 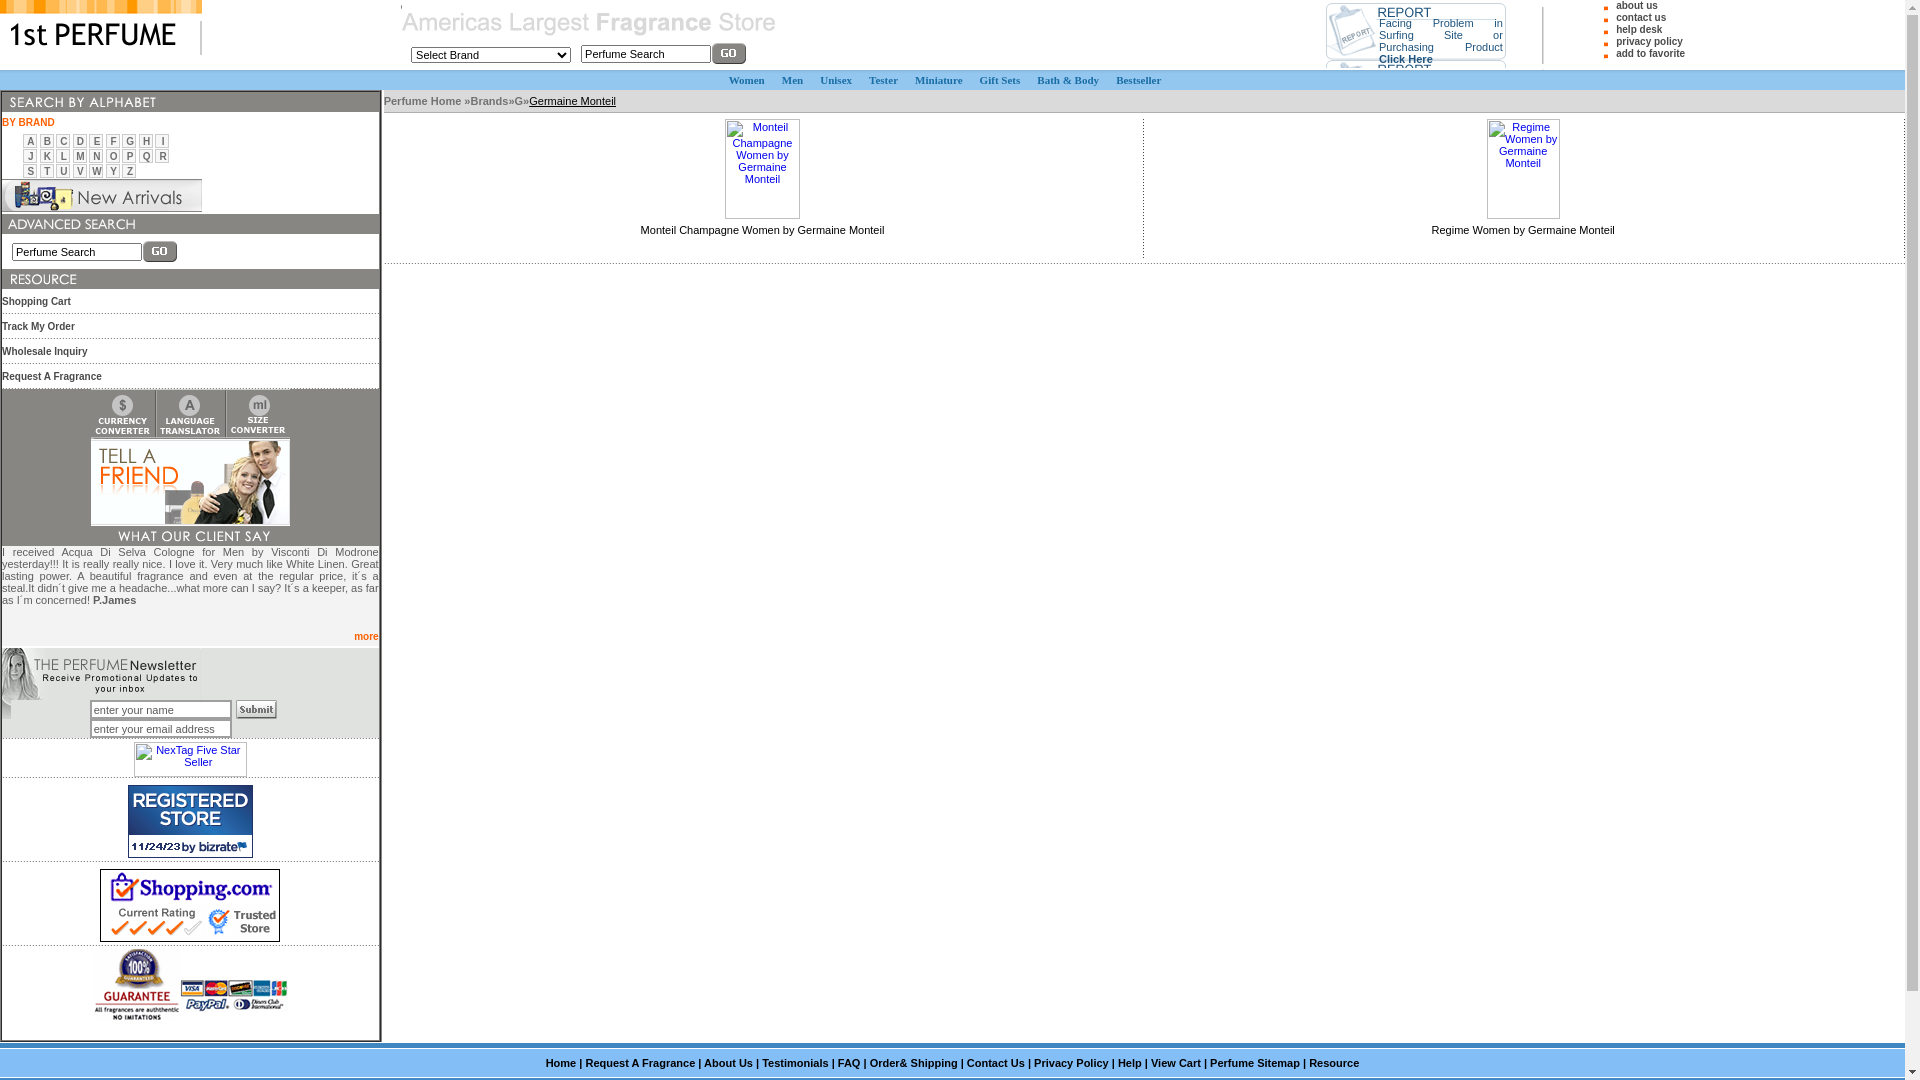 I want to click on 'Y', so click(x=112, y=170).